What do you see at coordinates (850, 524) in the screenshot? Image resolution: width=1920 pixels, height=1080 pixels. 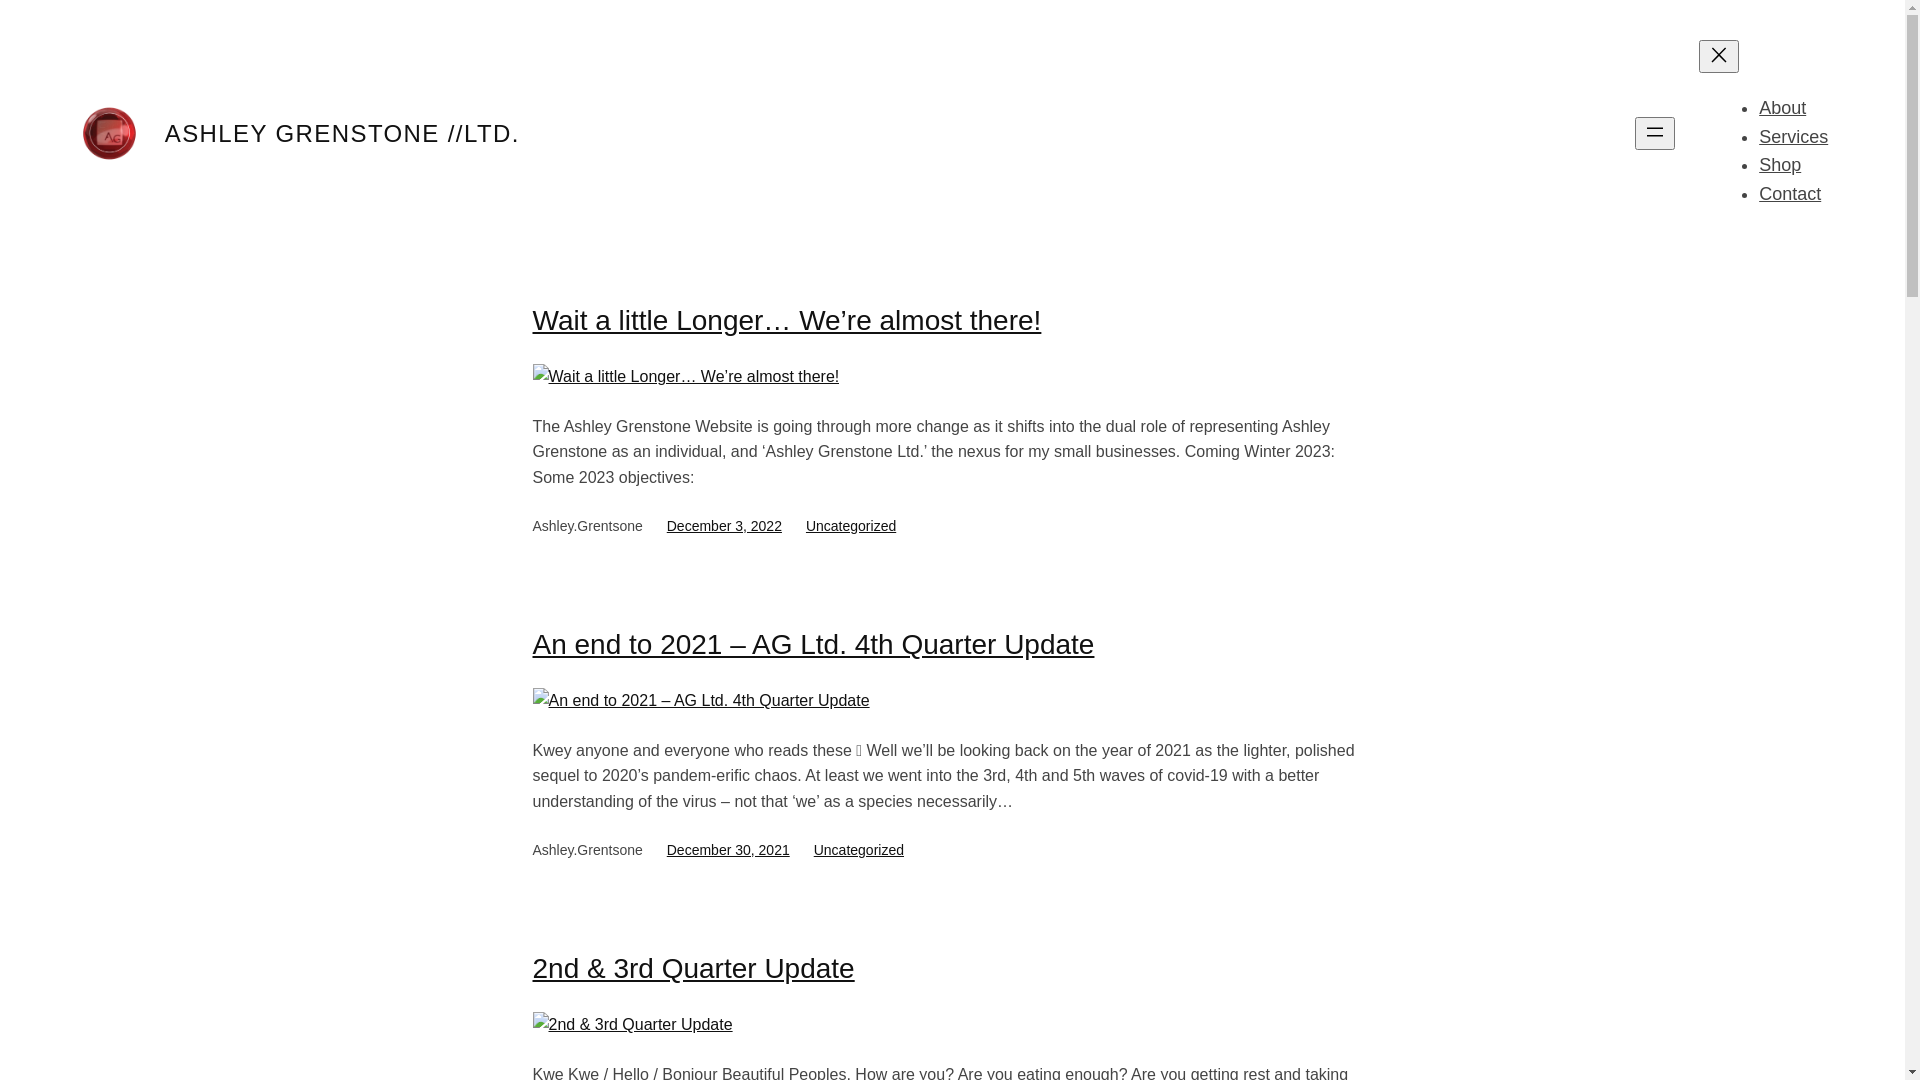 I see `'Uncategorized'` at bounding box center [850, 524].